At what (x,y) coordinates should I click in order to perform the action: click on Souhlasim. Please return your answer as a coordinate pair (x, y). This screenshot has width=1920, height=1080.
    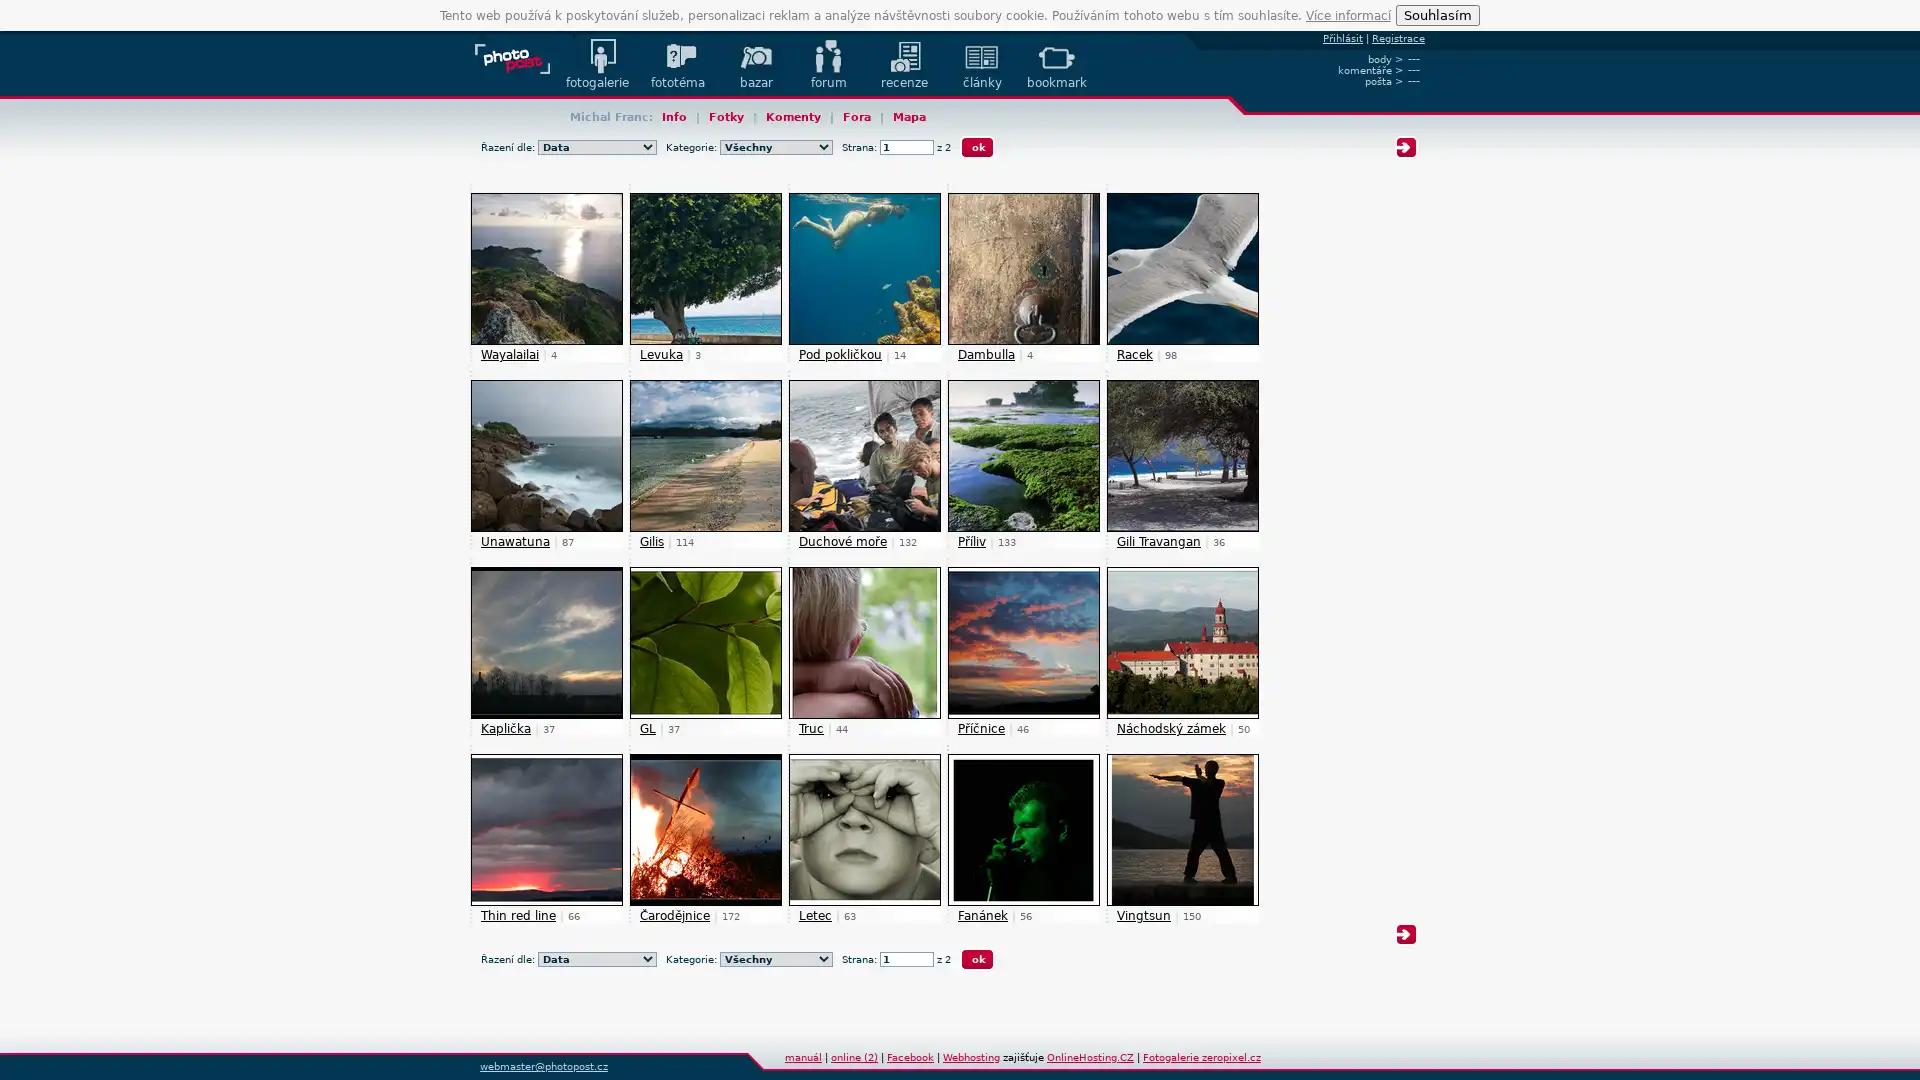
    Looking at the image, I should click on (1437, 15).